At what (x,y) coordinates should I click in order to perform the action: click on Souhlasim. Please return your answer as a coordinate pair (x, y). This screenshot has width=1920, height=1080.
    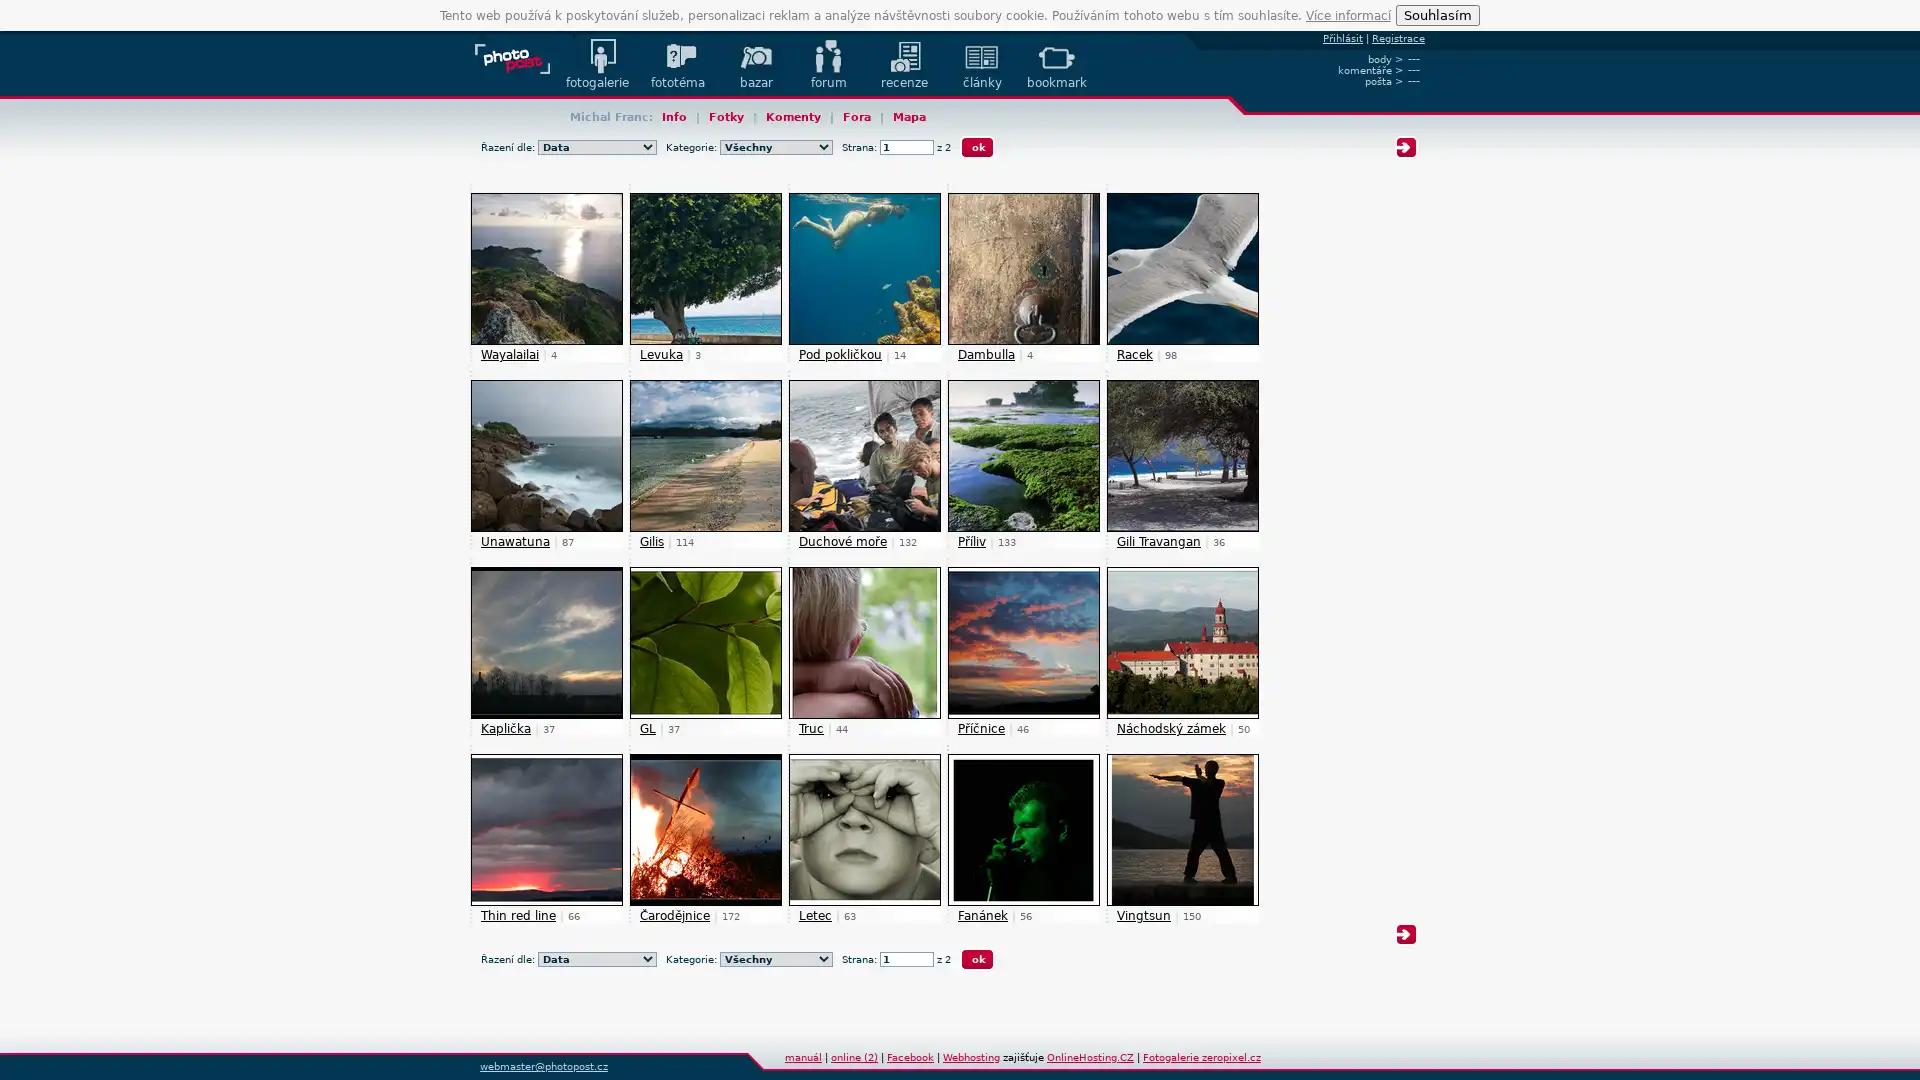
    Looking at the image, I should click on (1437, 15).